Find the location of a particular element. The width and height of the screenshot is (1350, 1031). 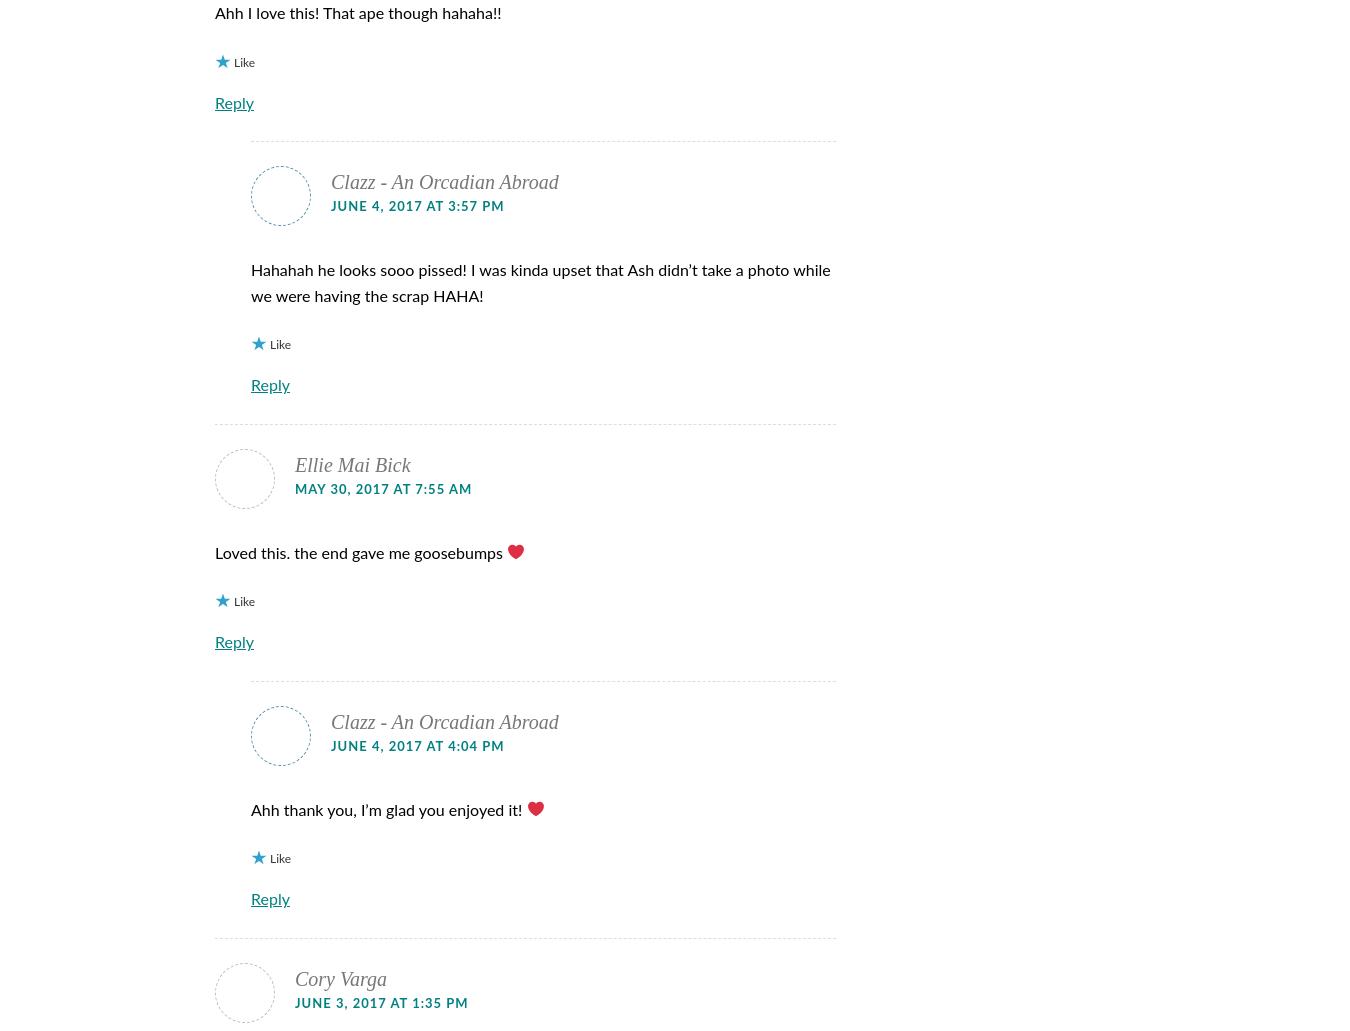

'Ahh I love this! That ape though hahaha!!' is located at coordinates (358, 14).